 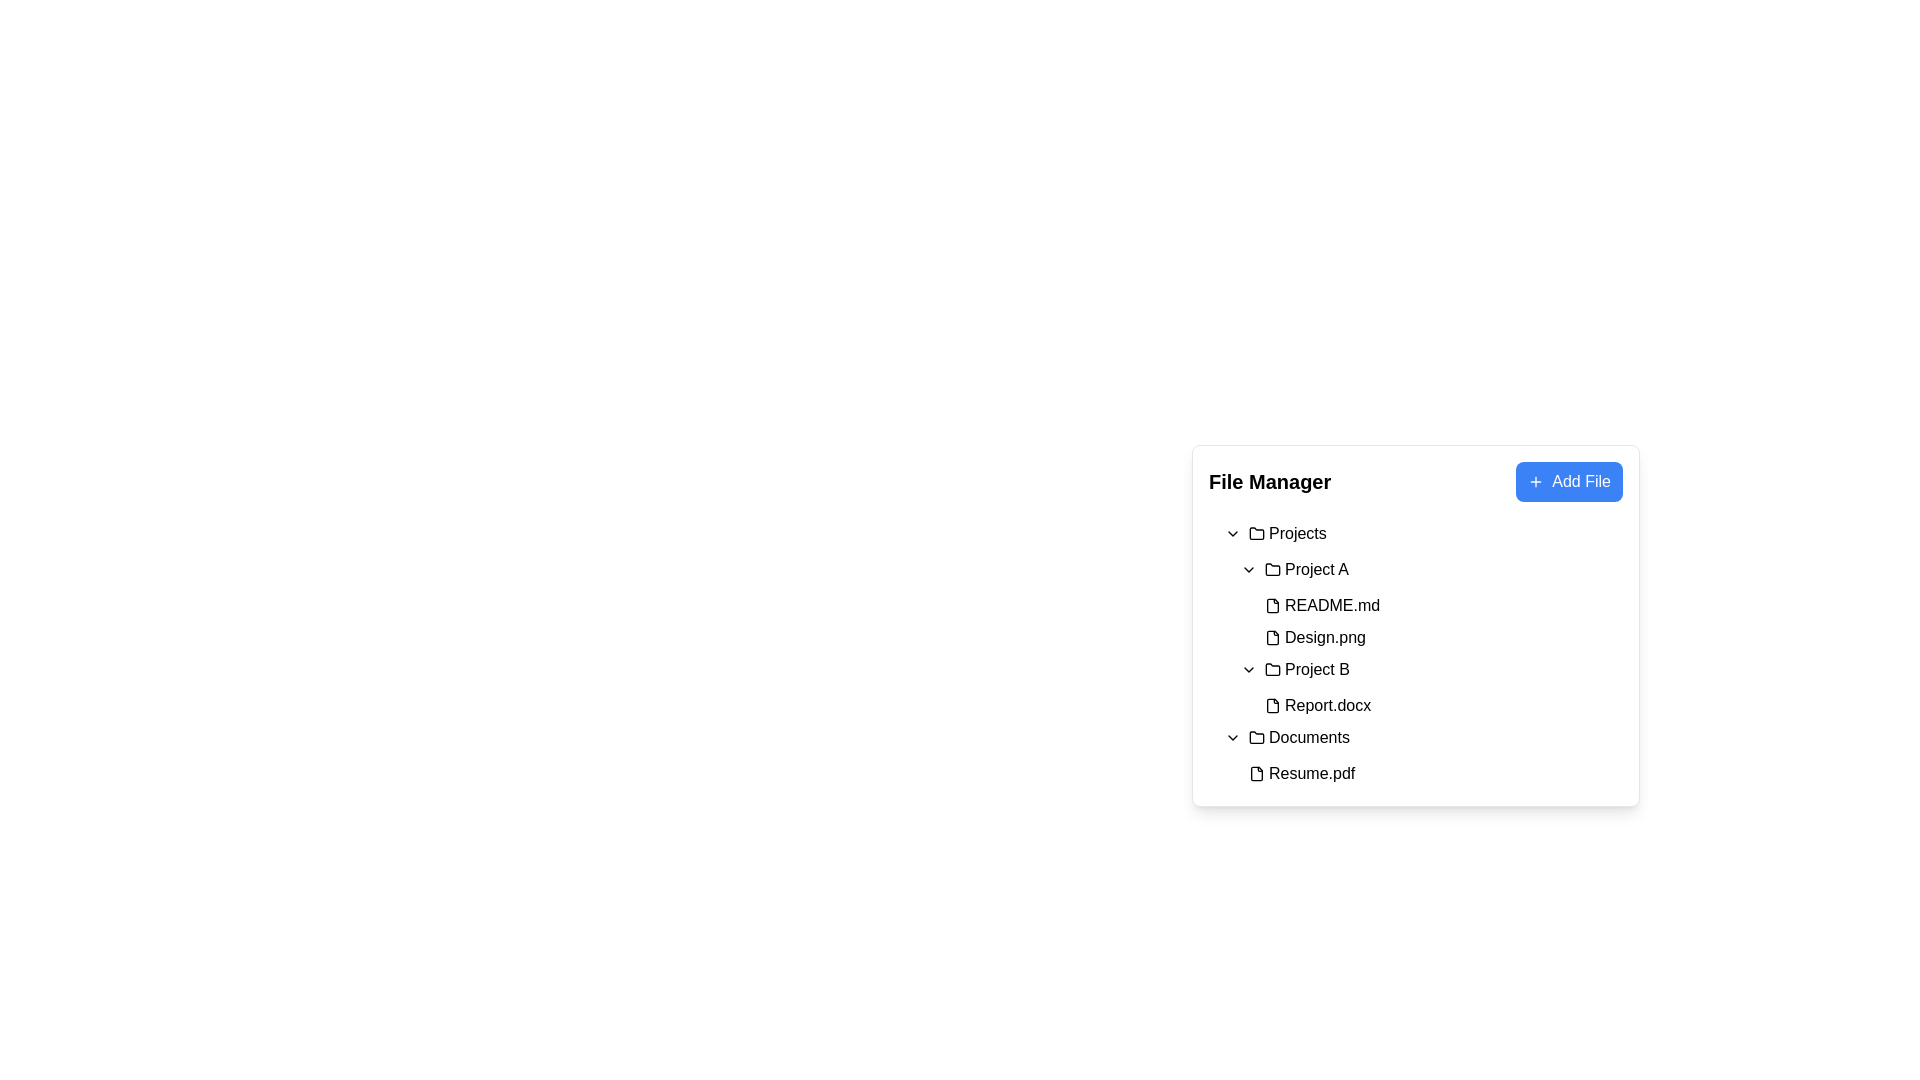 I want to click on the 'Report.docx' file entry within the 'Project B' folder, so click(x=1440, y=704).